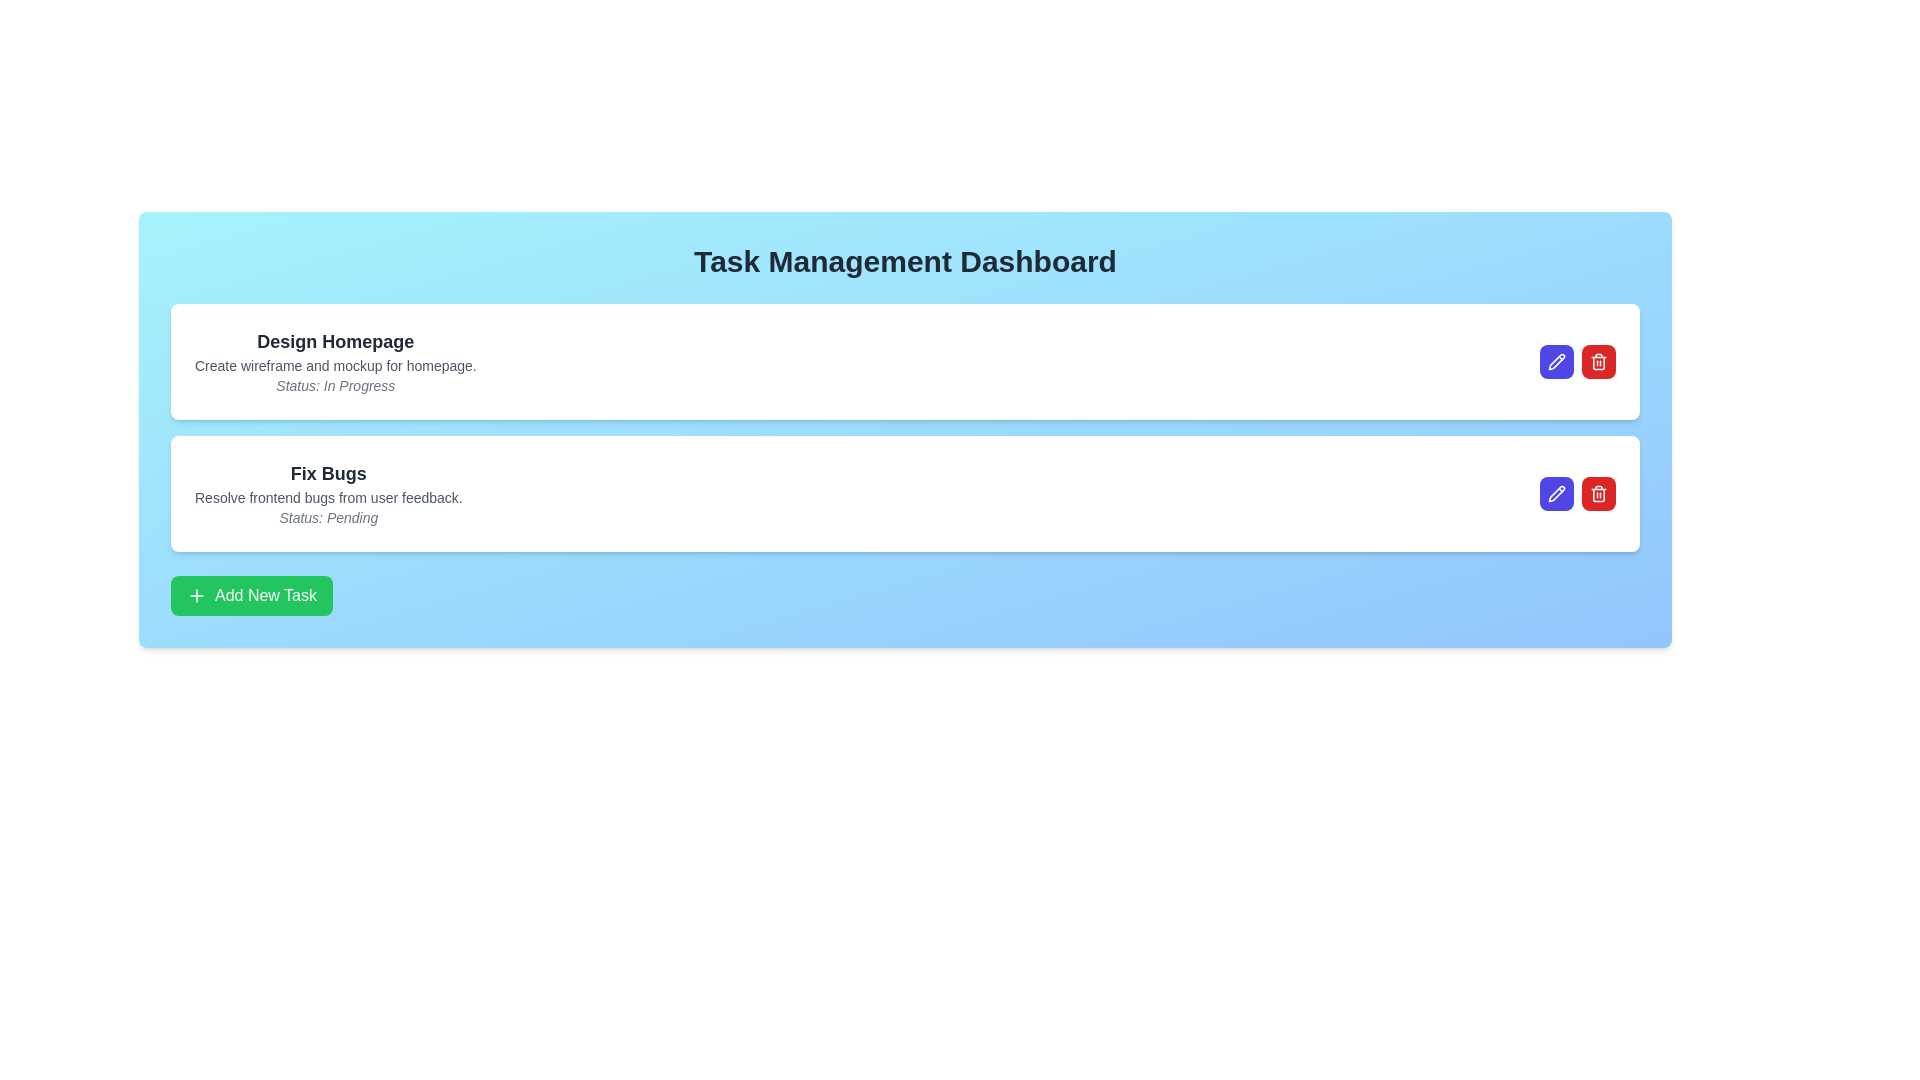 The height and width of the screenshot is (1080, 1920). What do you see at coordinates (1597, 495) in the screenshot?
I see `the trash can icon located at the end of the second task card in the task list` at bounding box center [1597, 495].